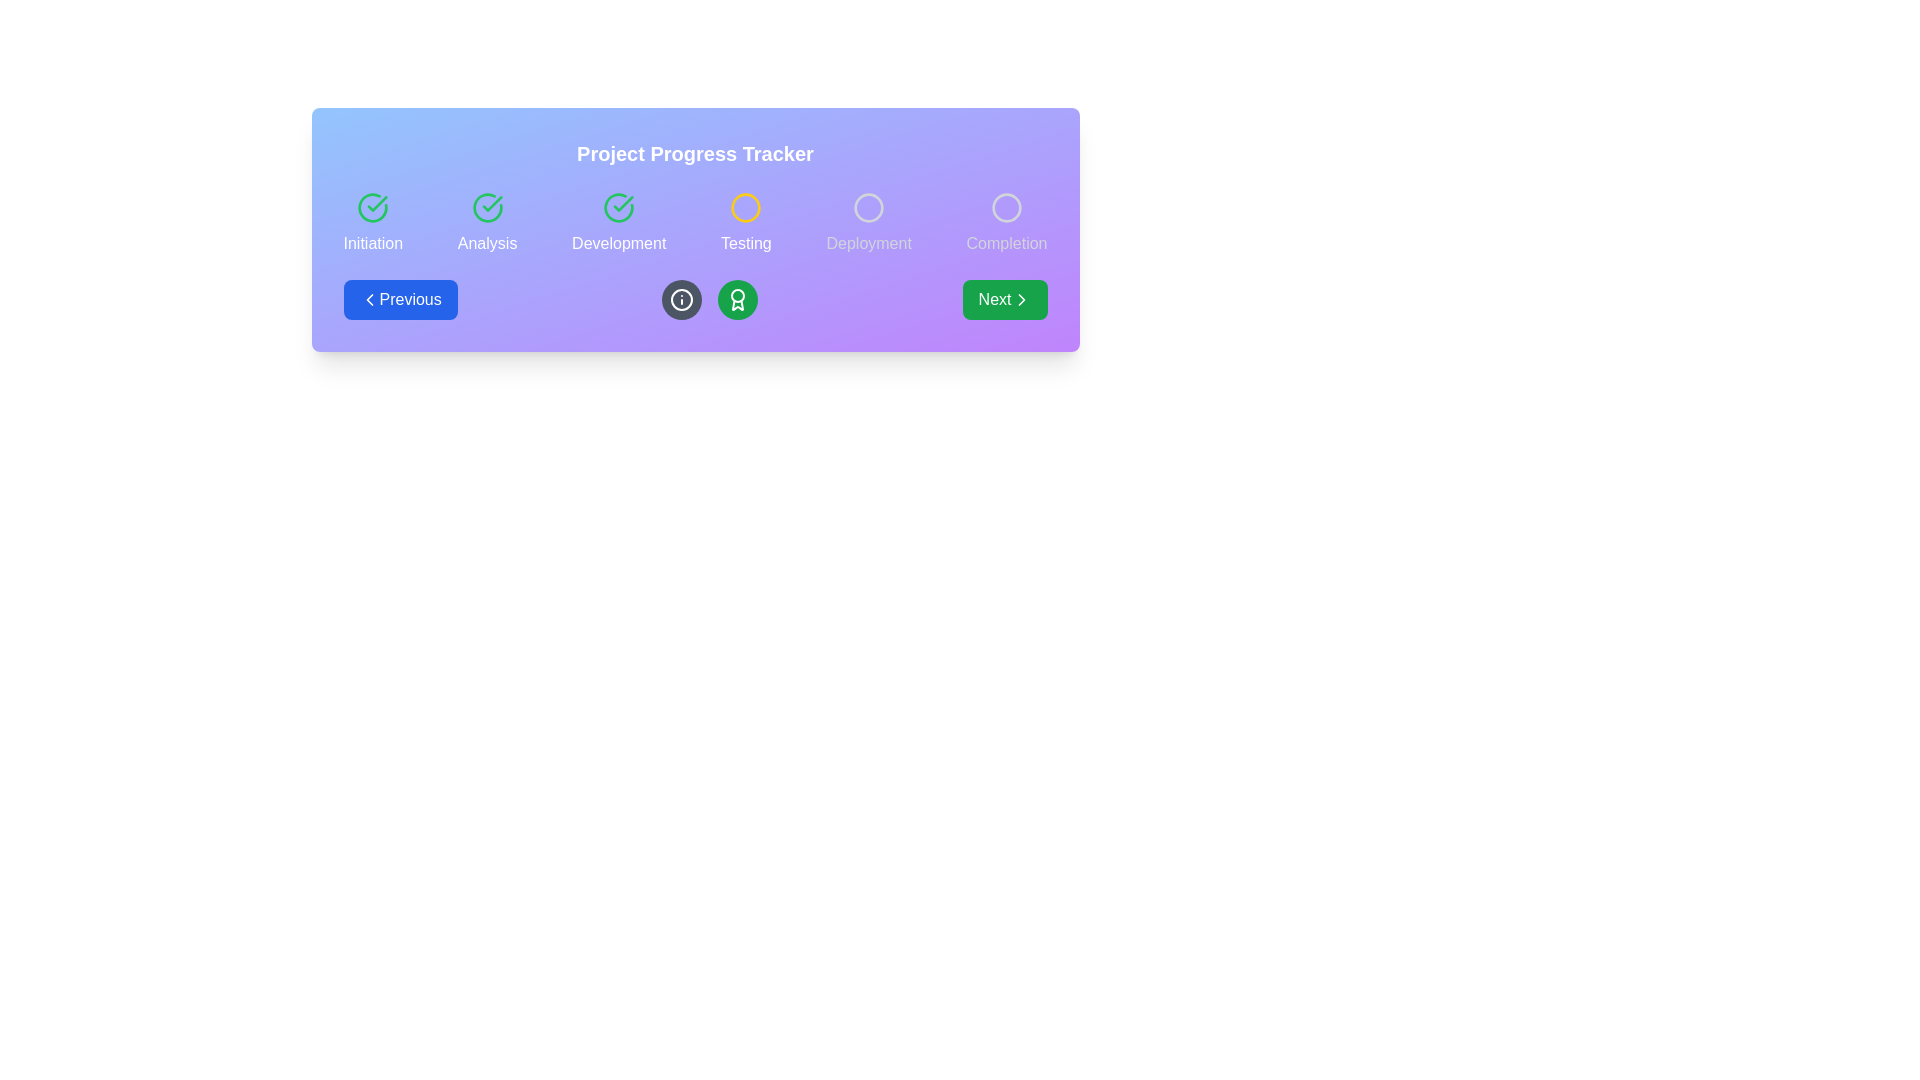  Describe the element at coordinates (373, 208) in the screenshot. I see `the green checkmark icon in the progress tracker interface, indicating completion or approval, located between the 'Initiation' and 'Development' section icons` at that location.